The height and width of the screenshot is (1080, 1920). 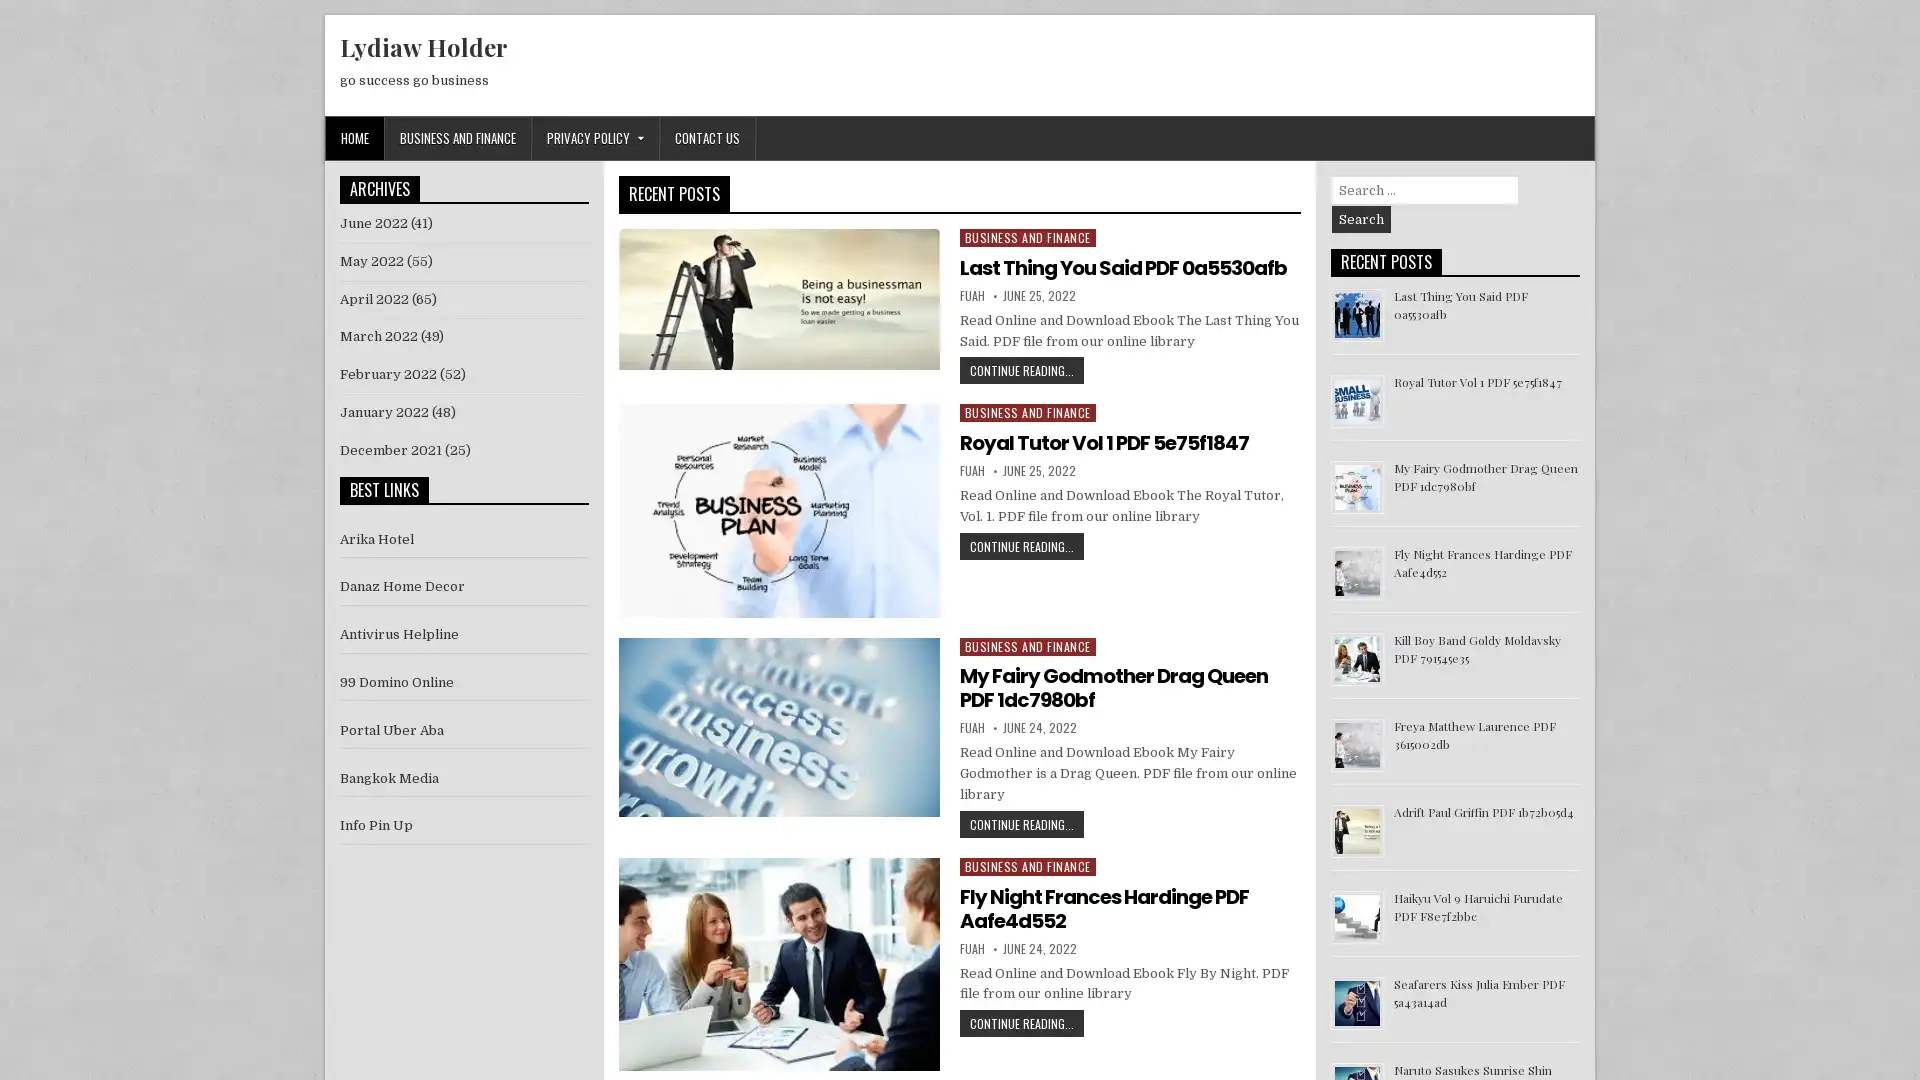 I want to click on Search, so click(x=1360, y=219).